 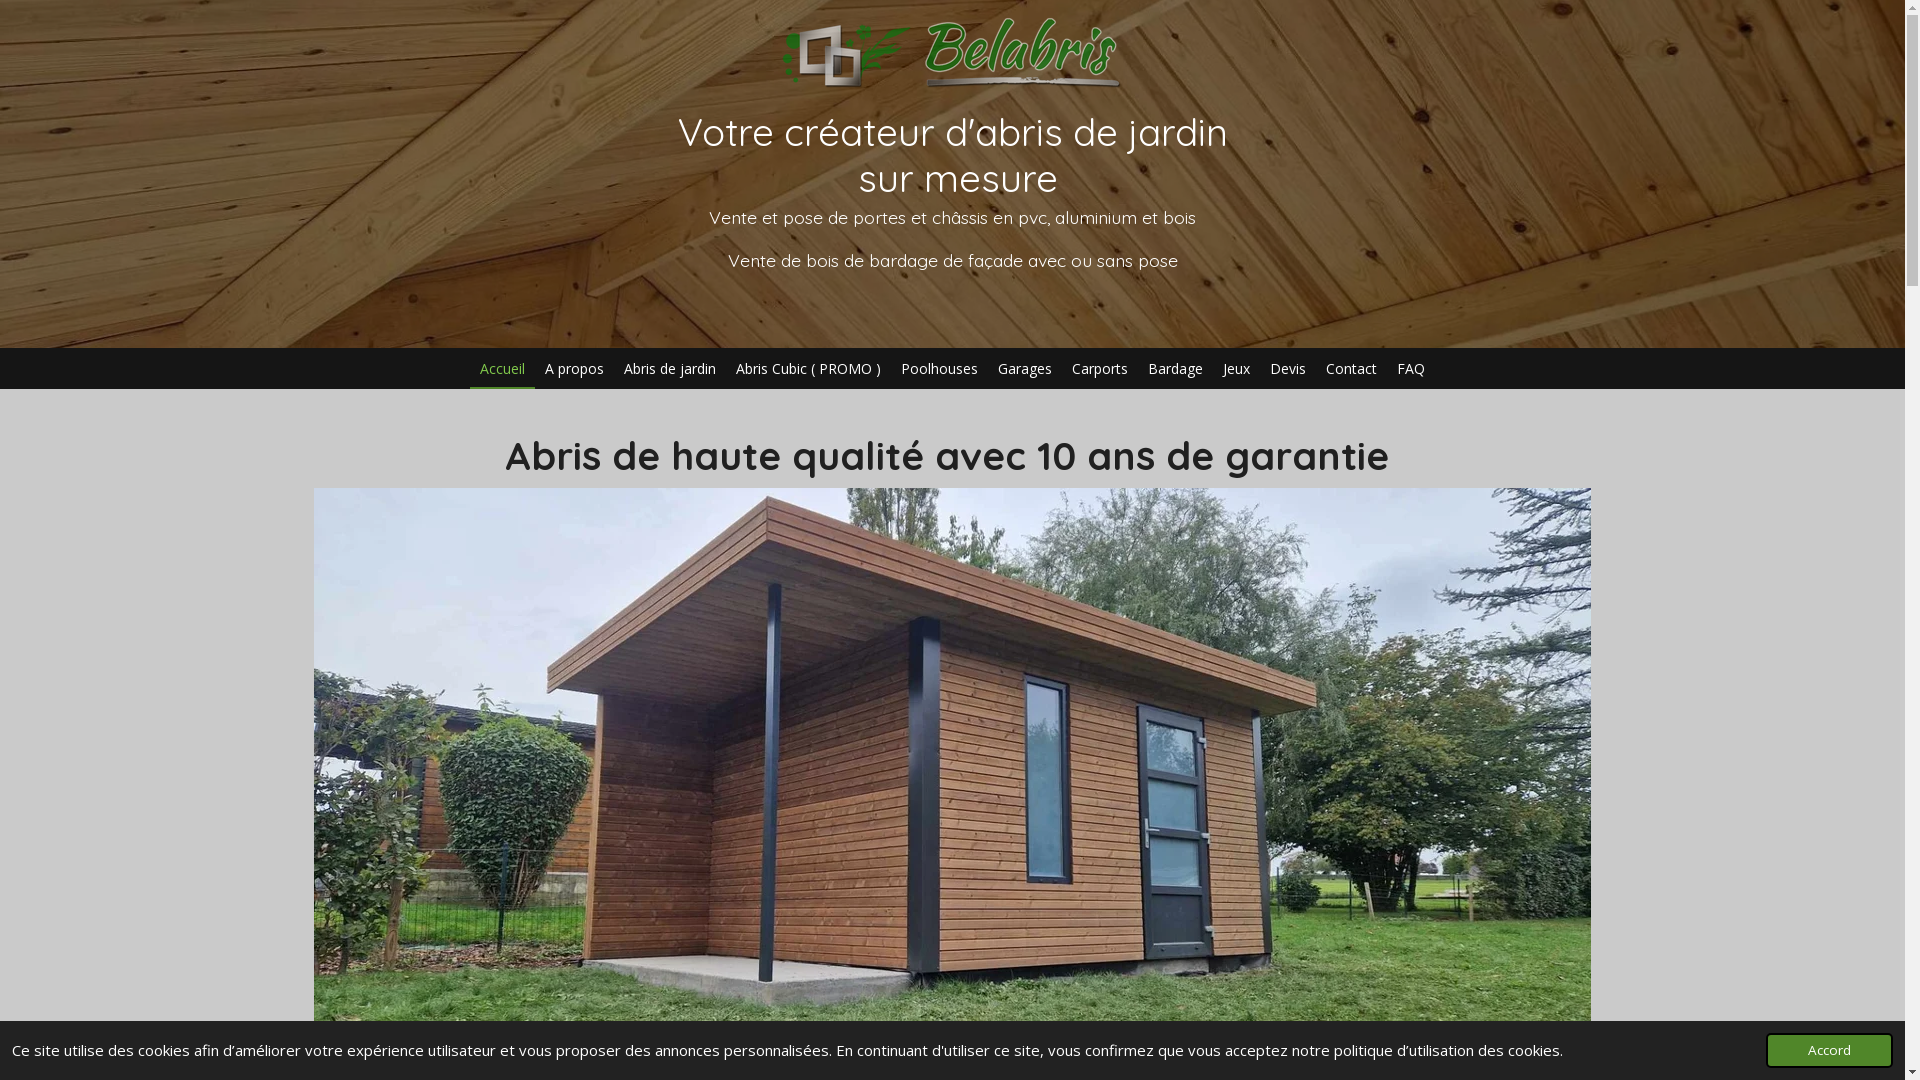 What do you see at coordinates (534, 367) in the screenshot?
I see `'A propos'` at bounding box center [534, 367].